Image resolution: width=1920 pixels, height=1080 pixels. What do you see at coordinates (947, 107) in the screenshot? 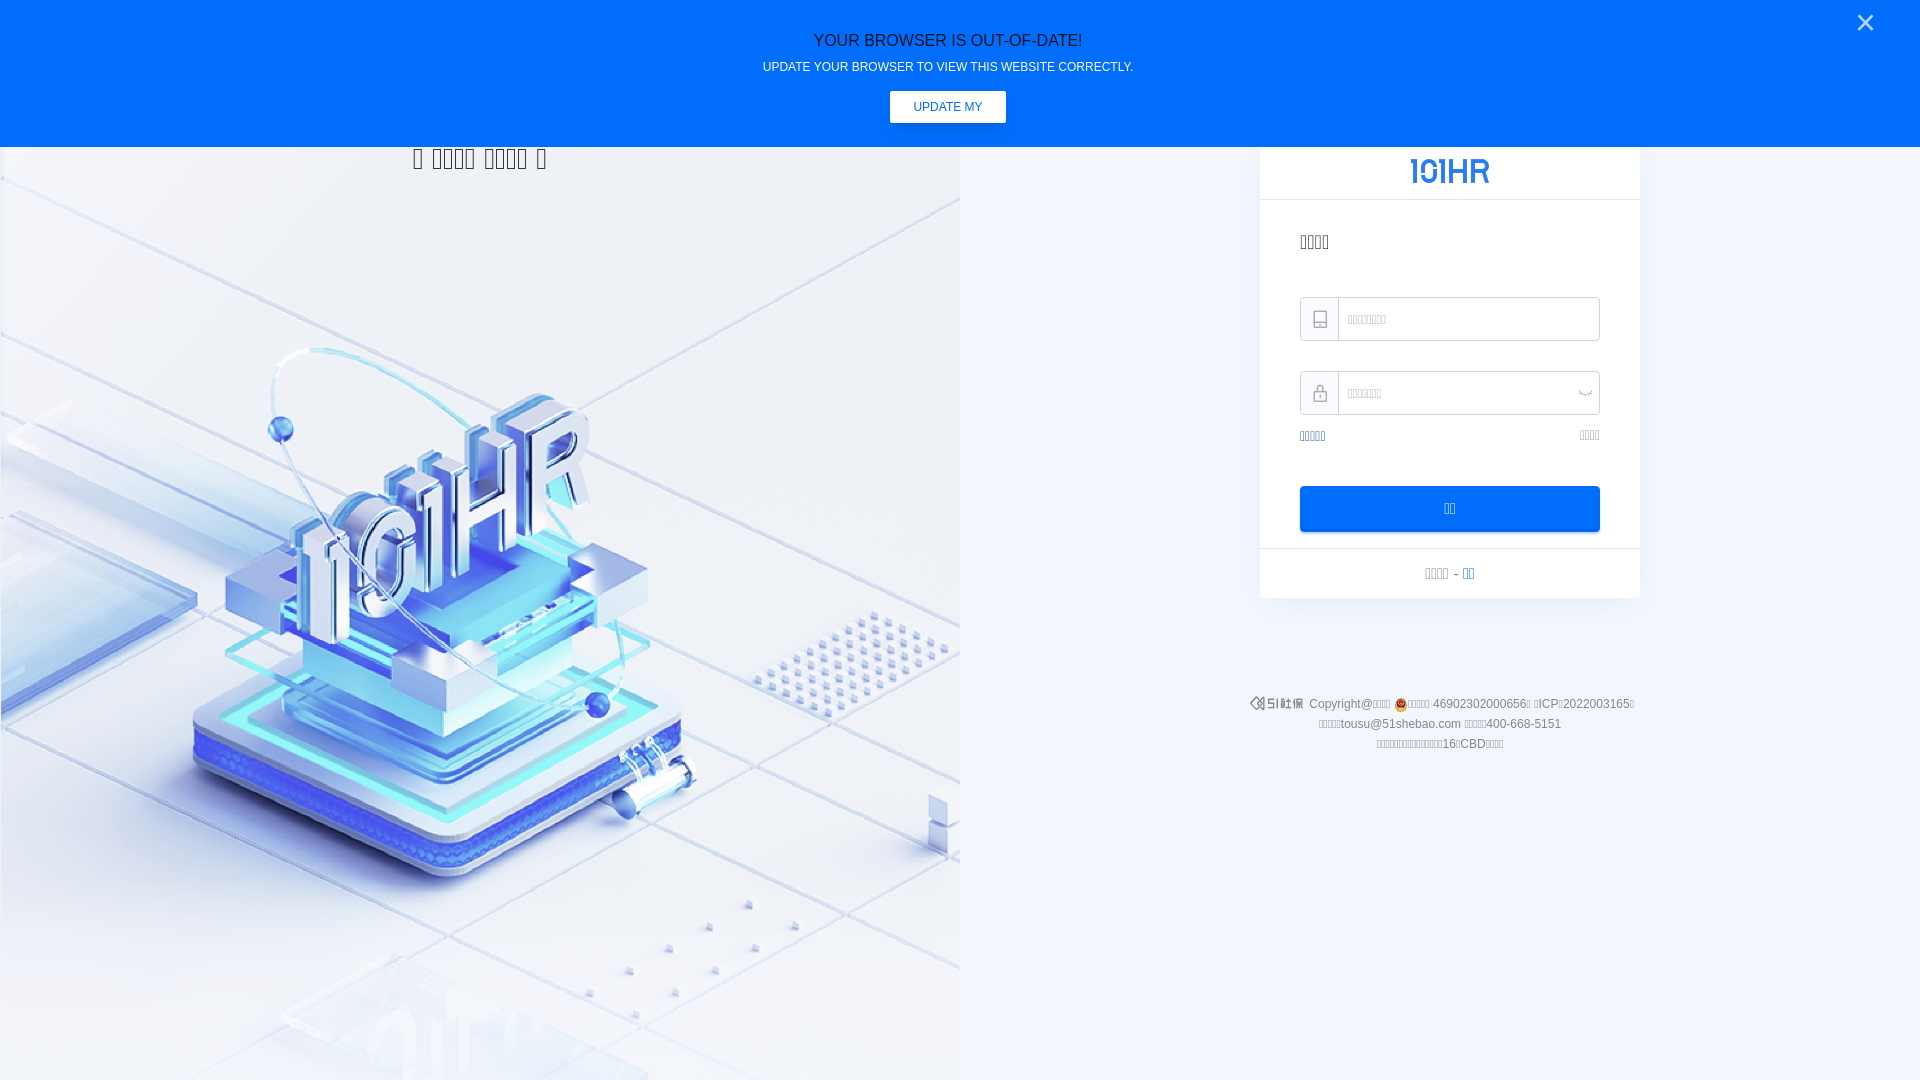
I see `'UPDATE MY BROWSER NOW'` at bounding box center [947, 107].